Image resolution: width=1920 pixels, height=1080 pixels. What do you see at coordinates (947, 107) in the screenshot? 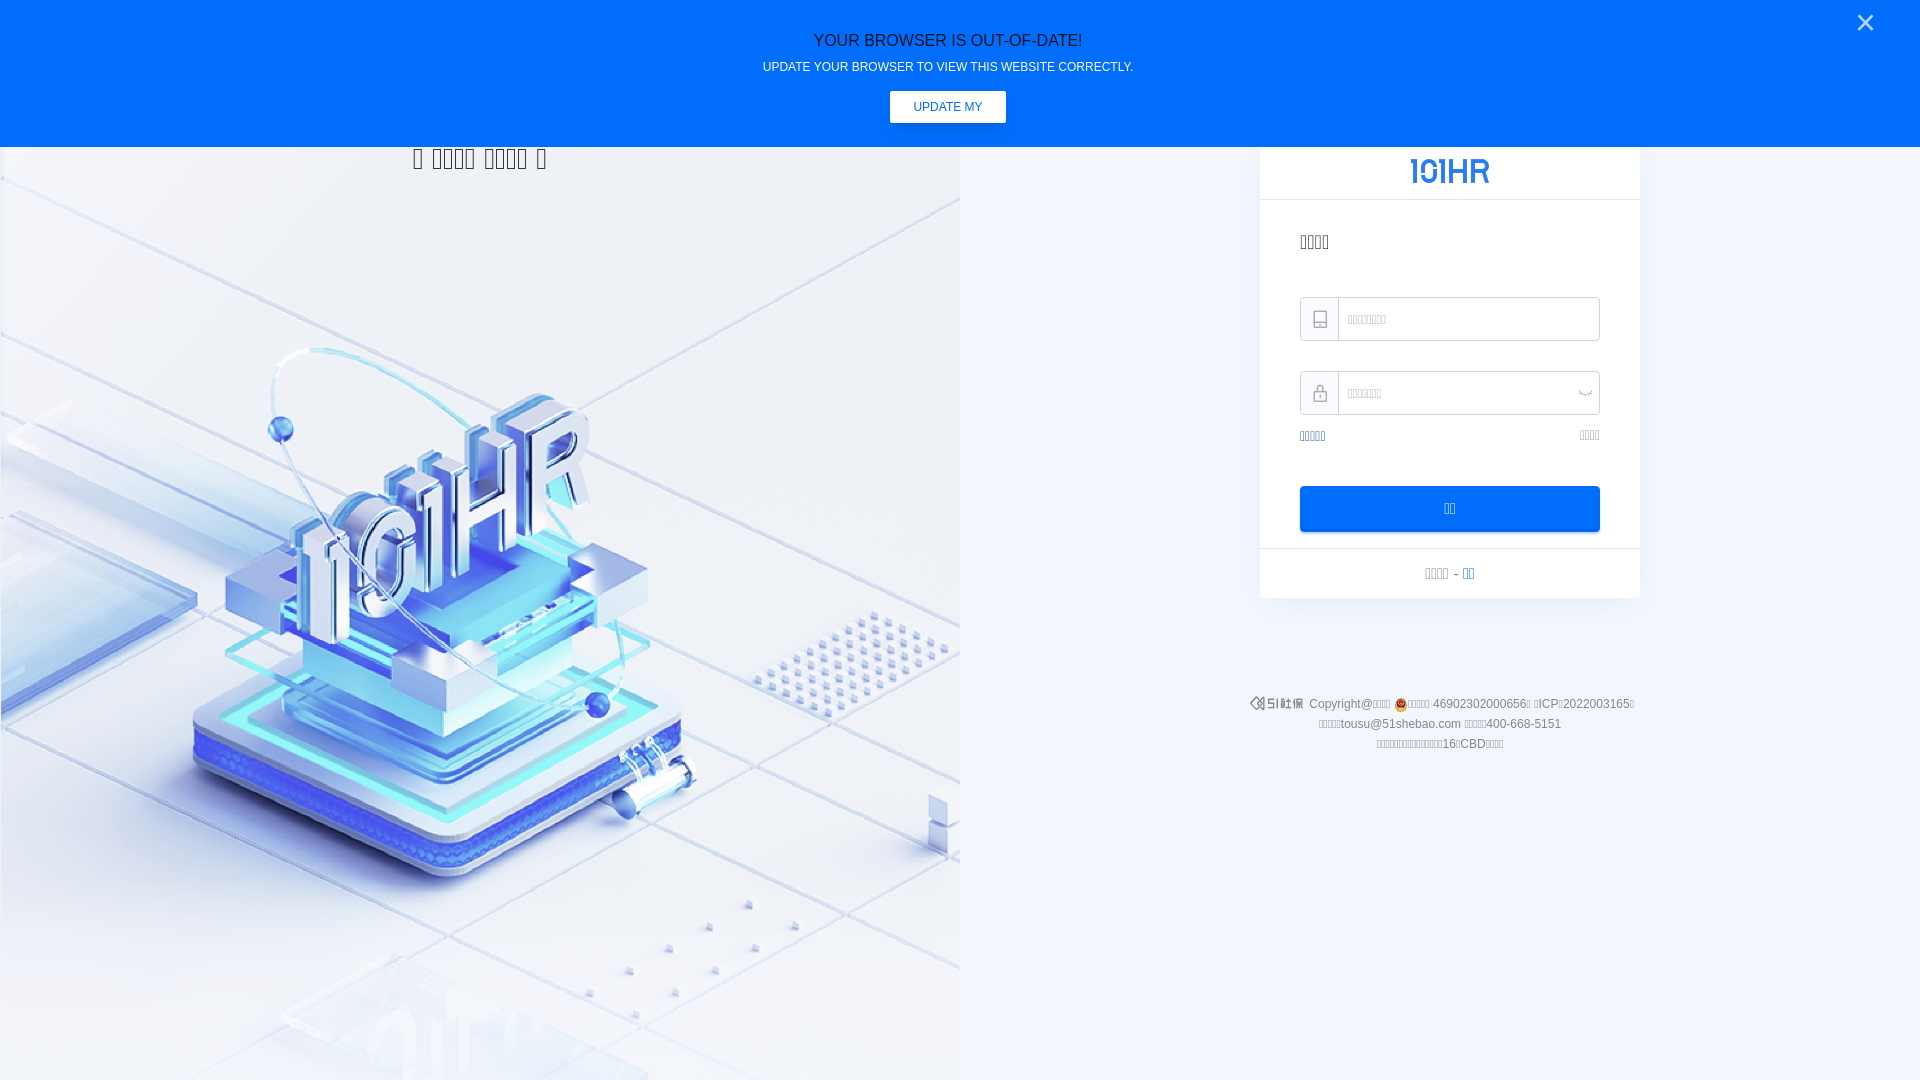
I see `'UPDATE MY BROWSER NOW'` at bounding box center [947, 107].